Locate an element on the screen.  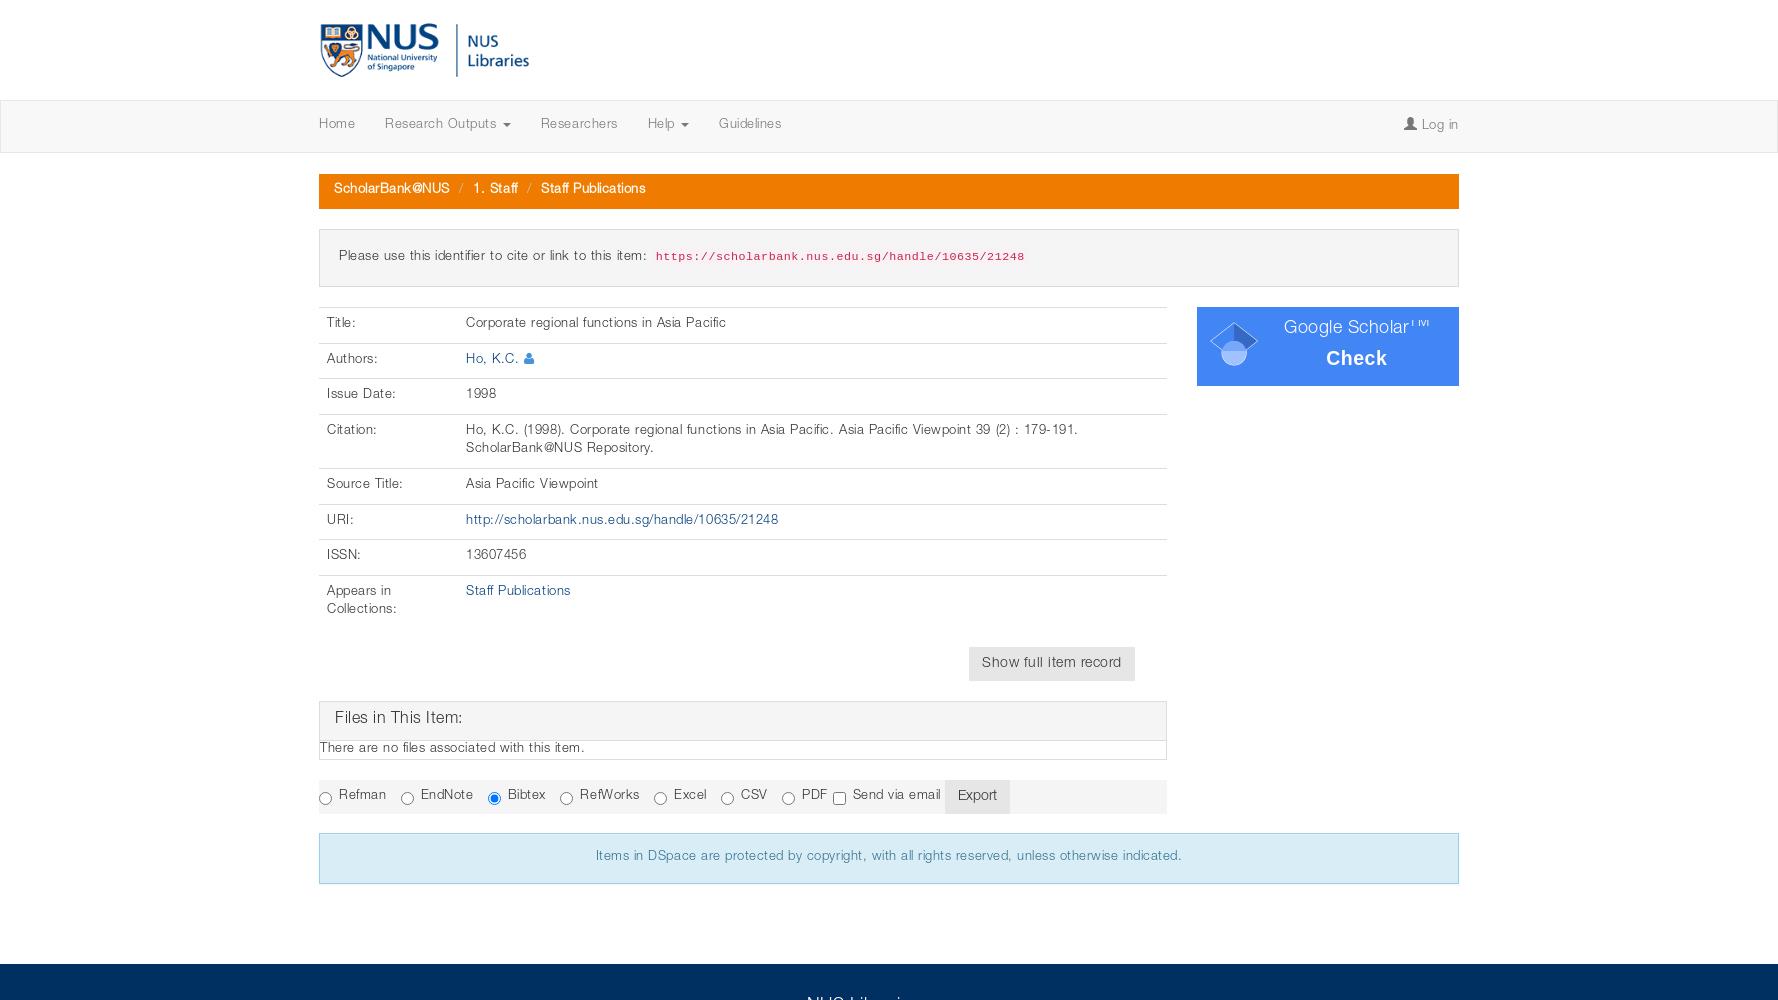
'Guidelines' is located at coordinates (748, 125).